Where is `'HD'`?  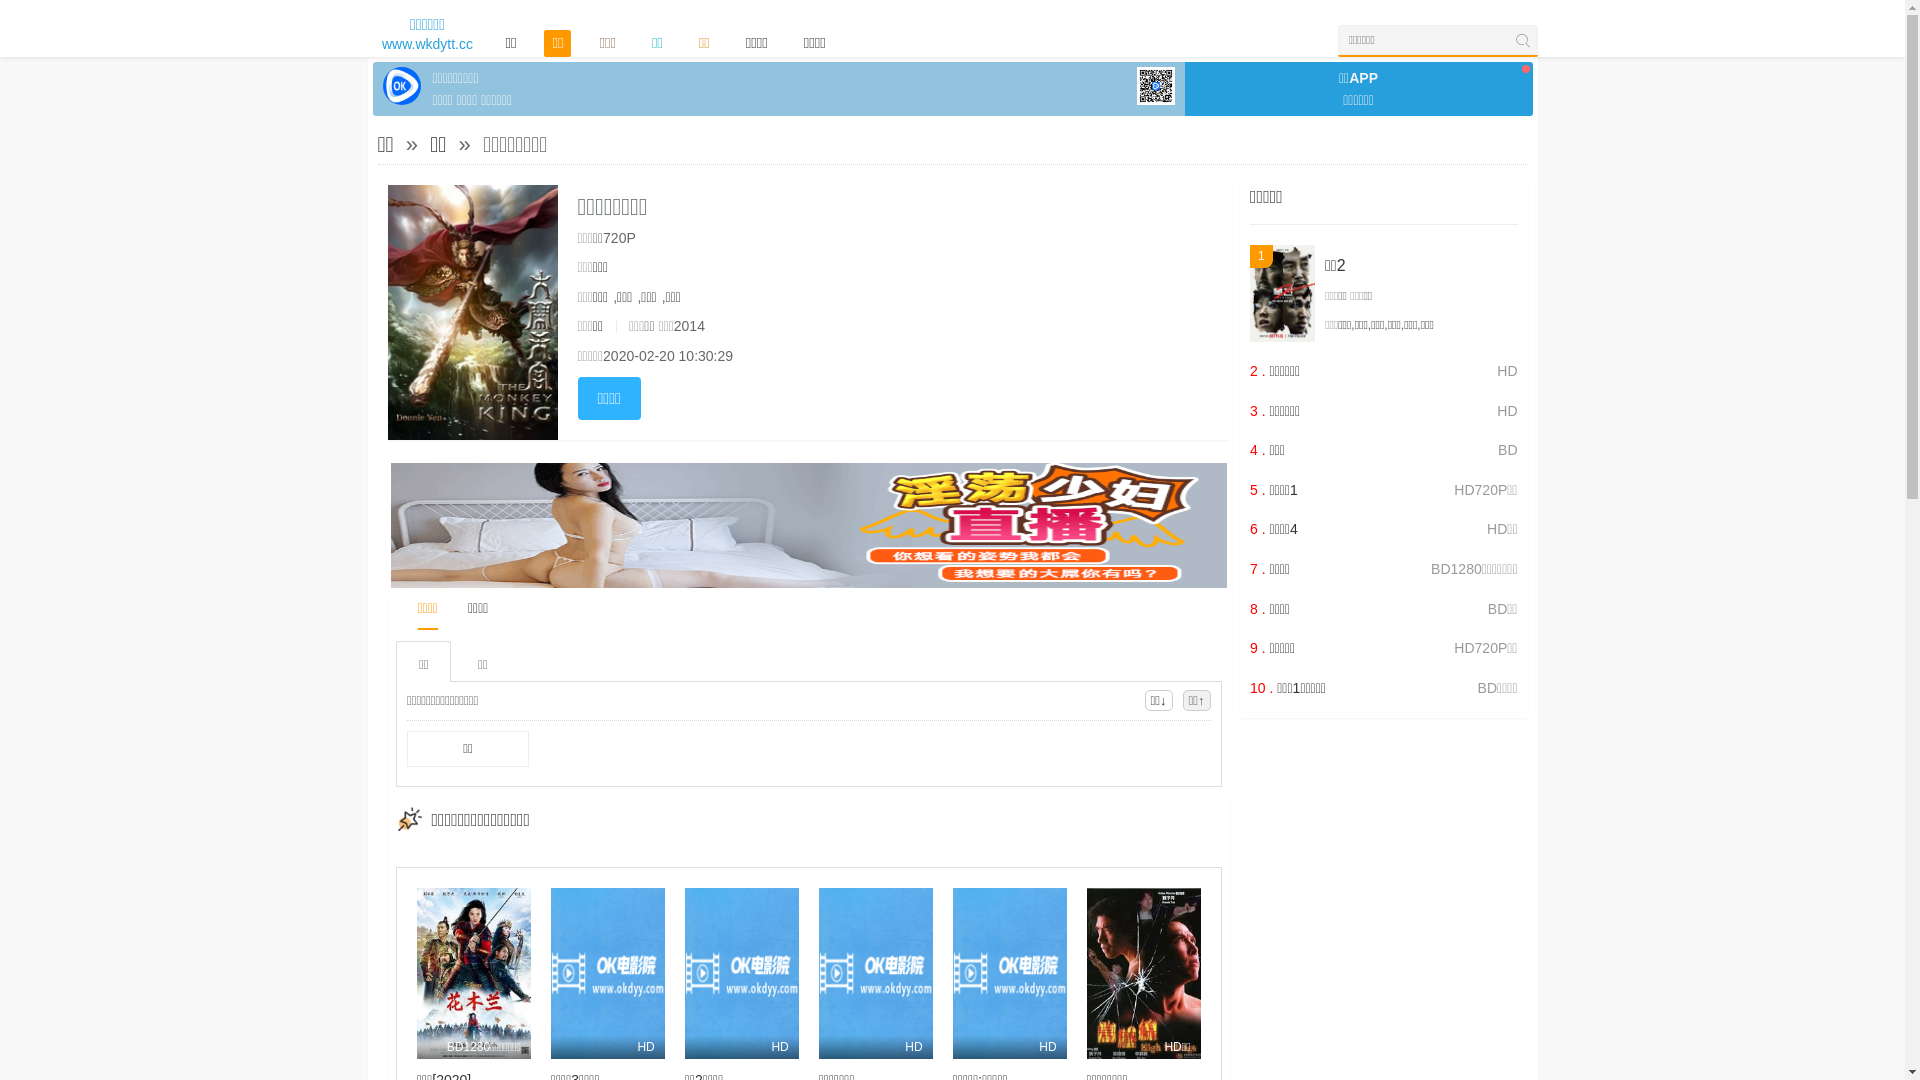 'HD' is located at coordinates (607, 972).